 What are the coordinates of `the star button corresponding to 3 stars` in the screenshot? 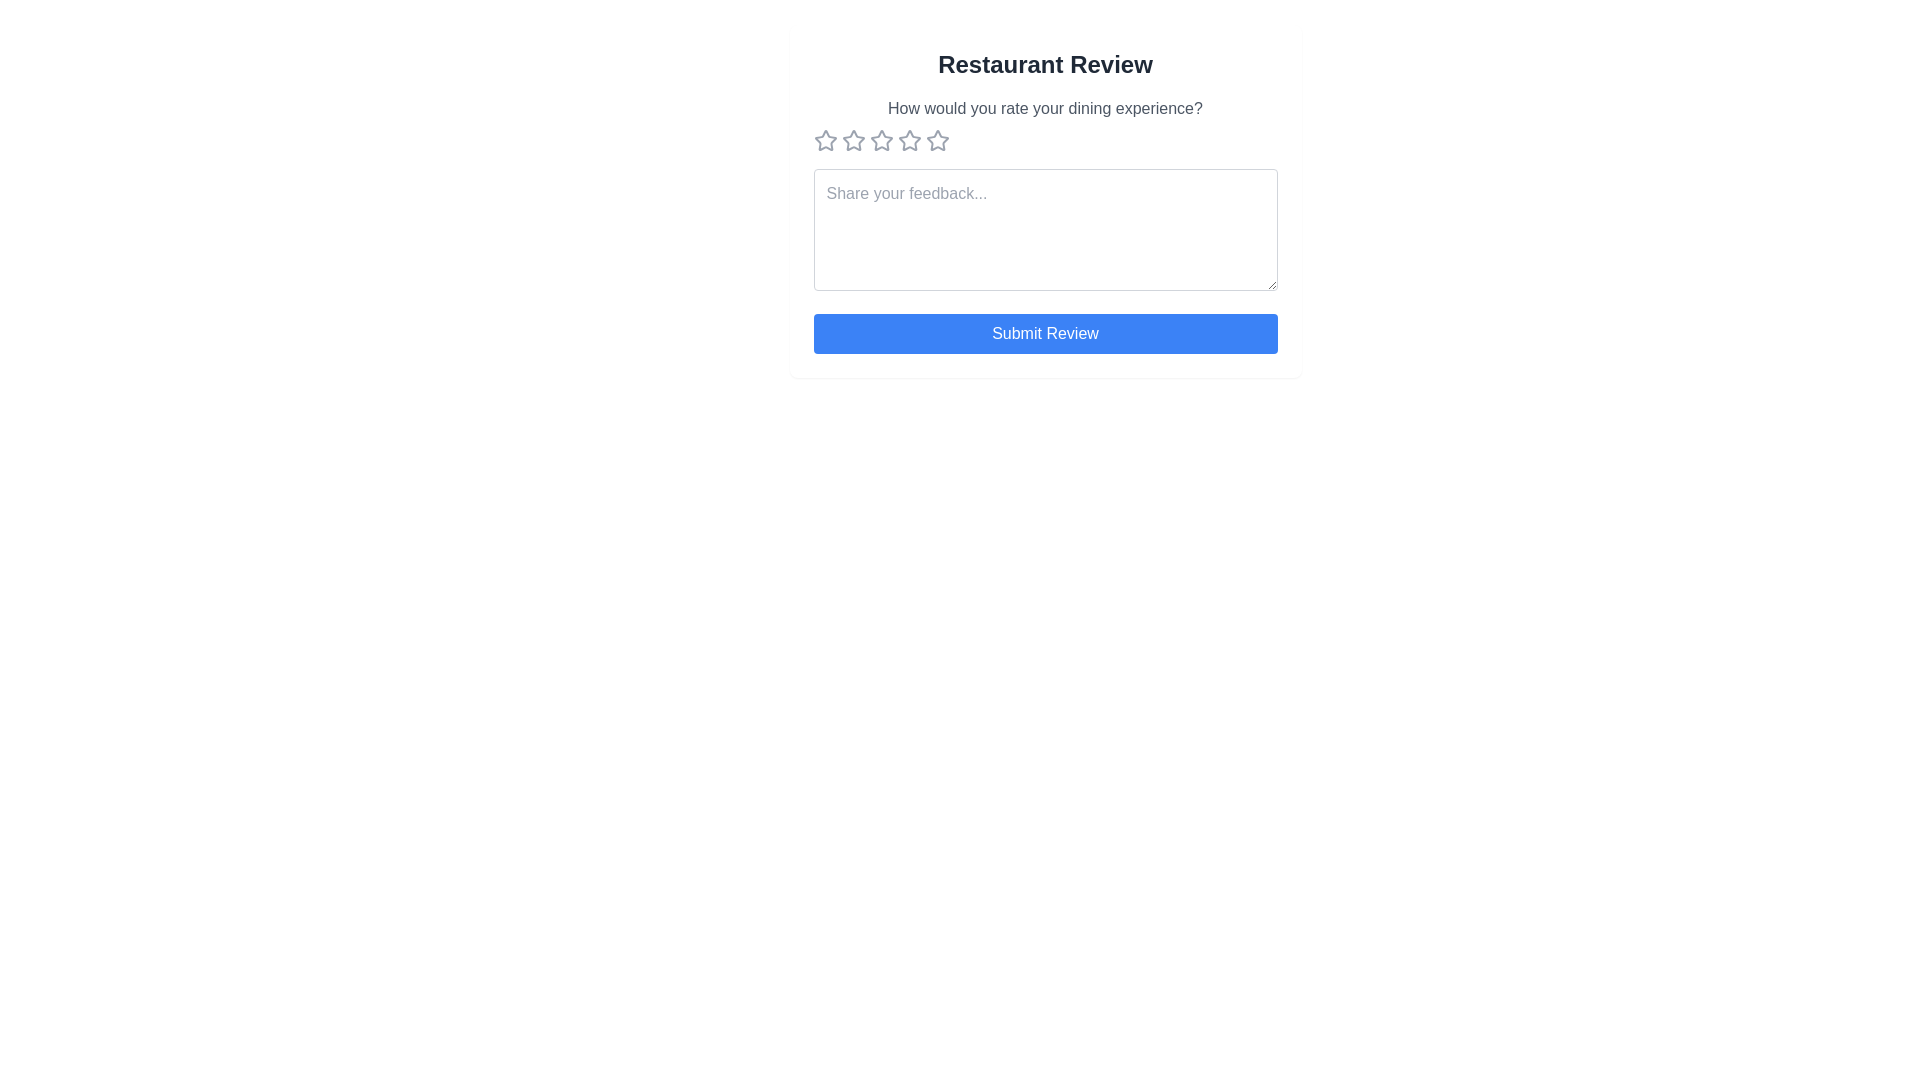 It's located at (880, 140).